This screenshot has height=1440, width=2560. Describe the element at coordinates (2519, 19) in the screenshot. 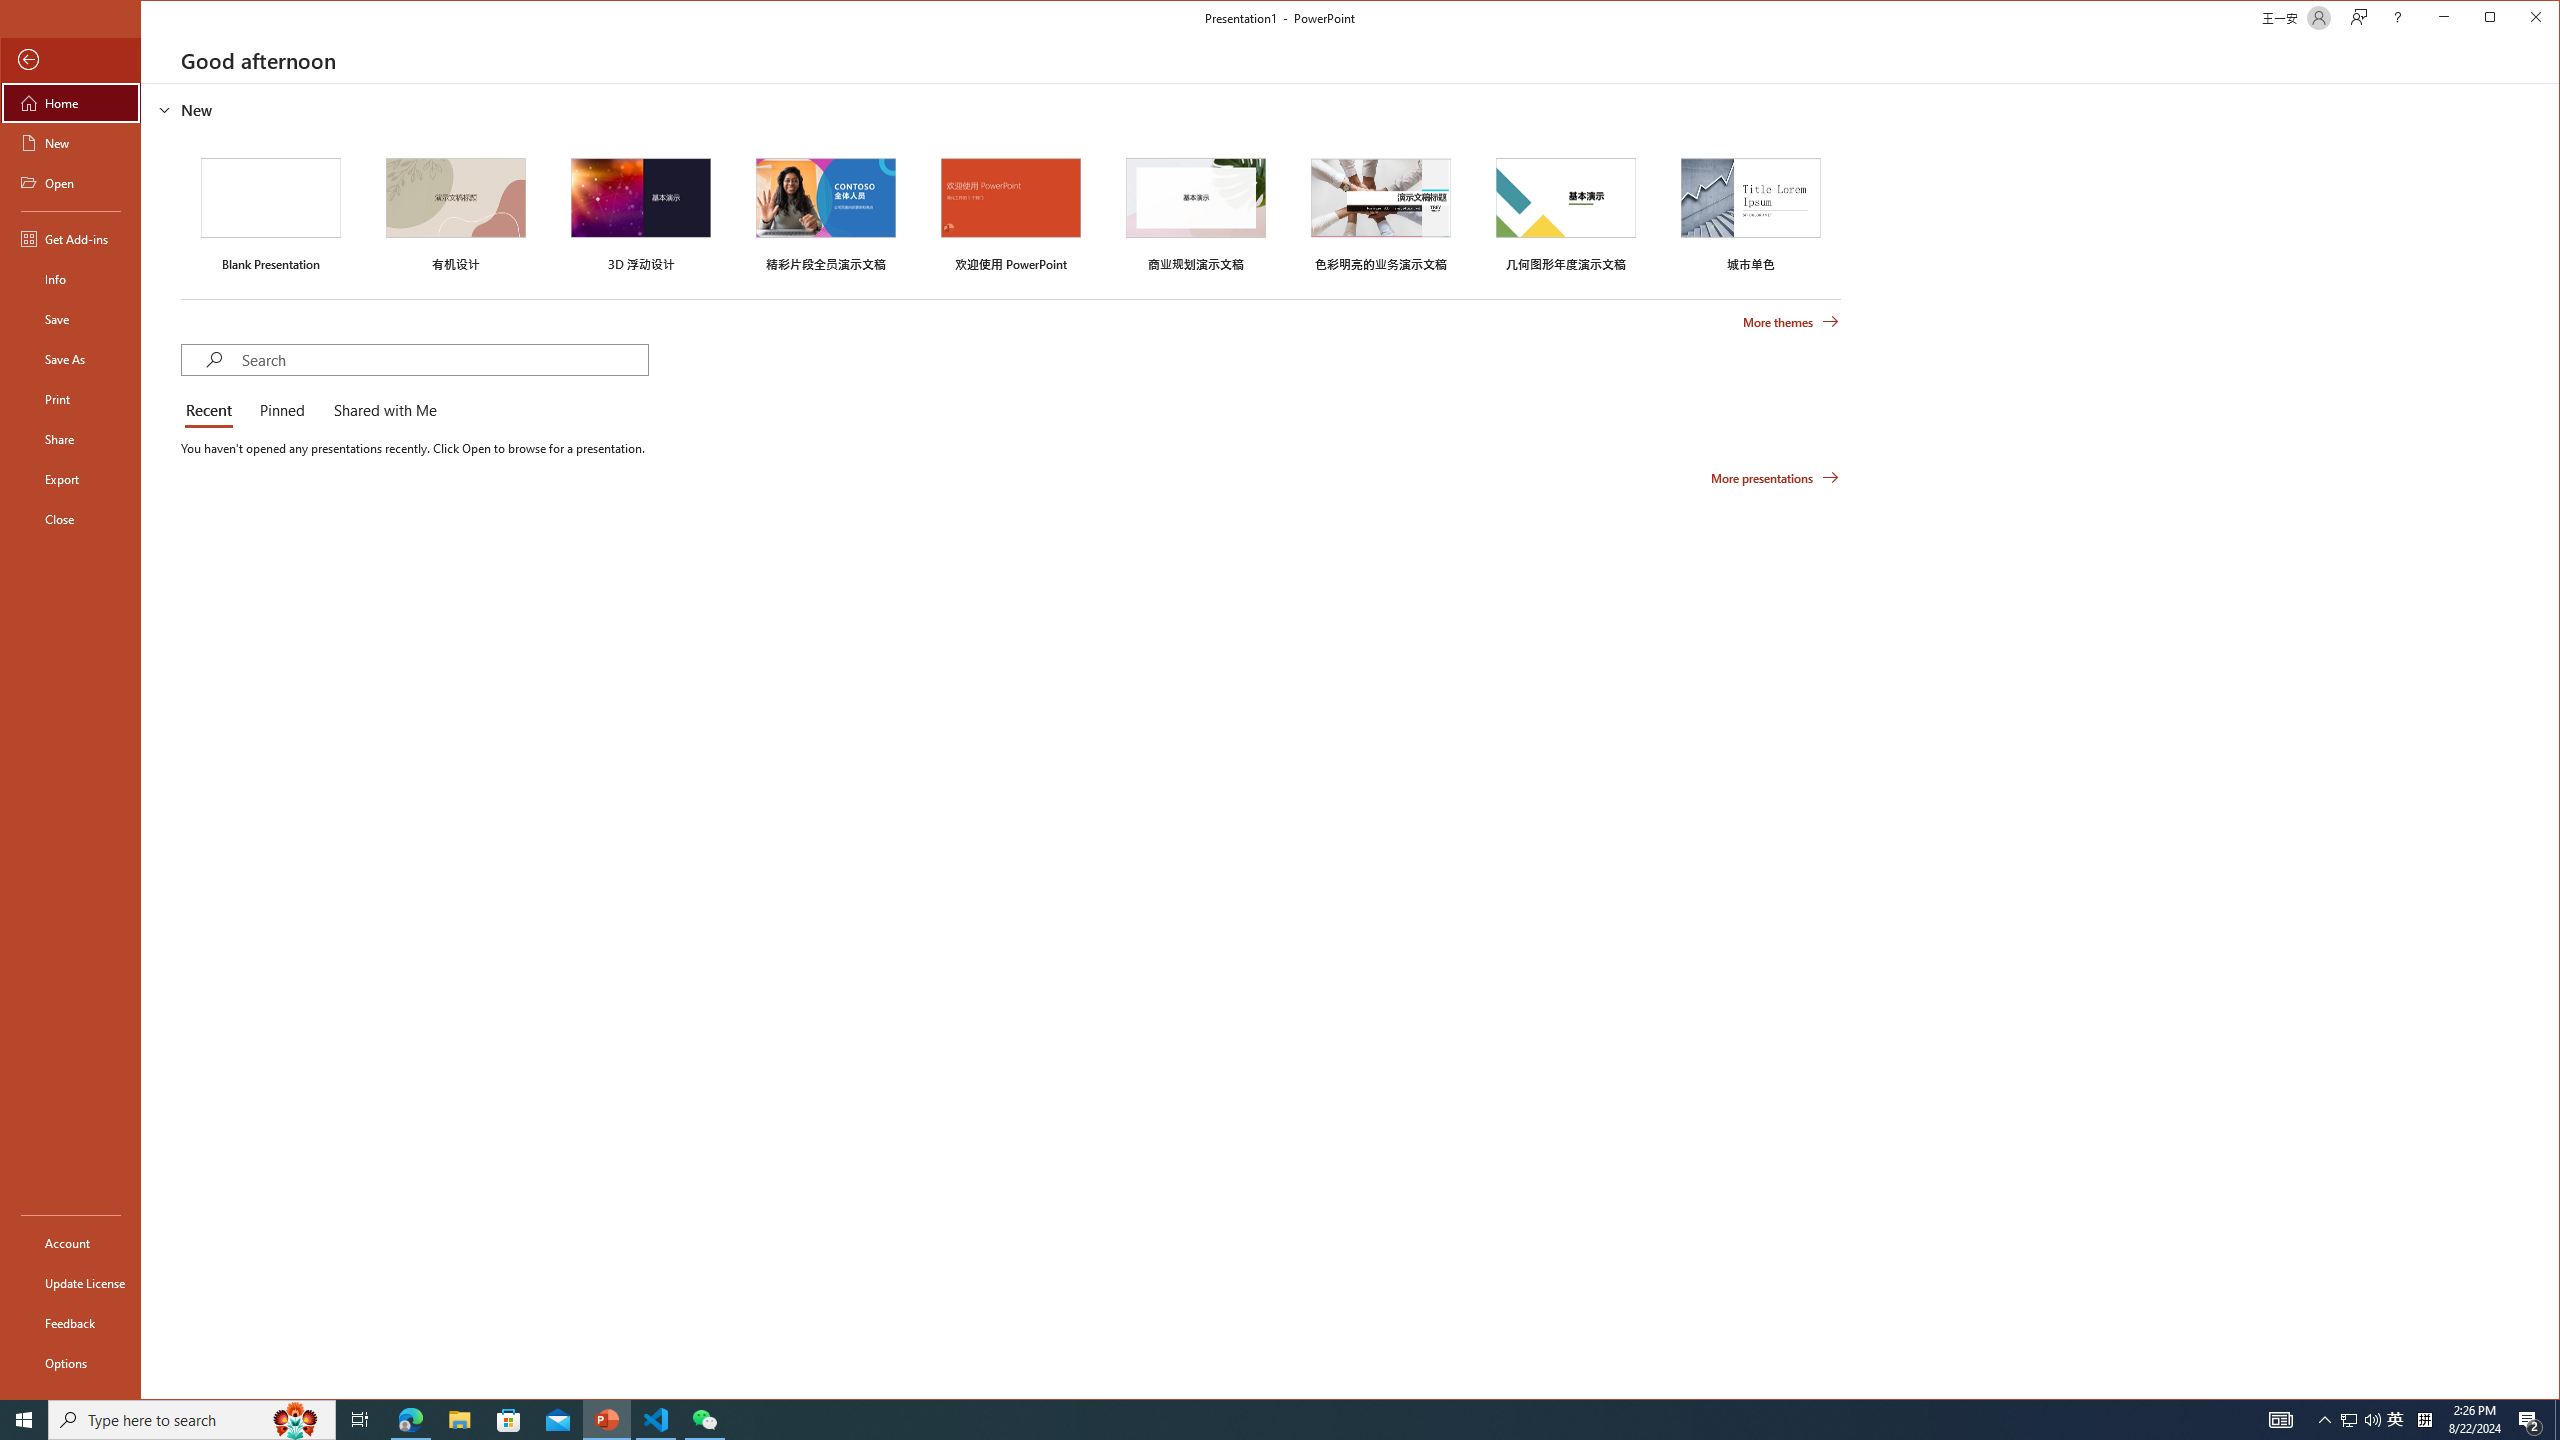

I see `'Maximize'` at that location.